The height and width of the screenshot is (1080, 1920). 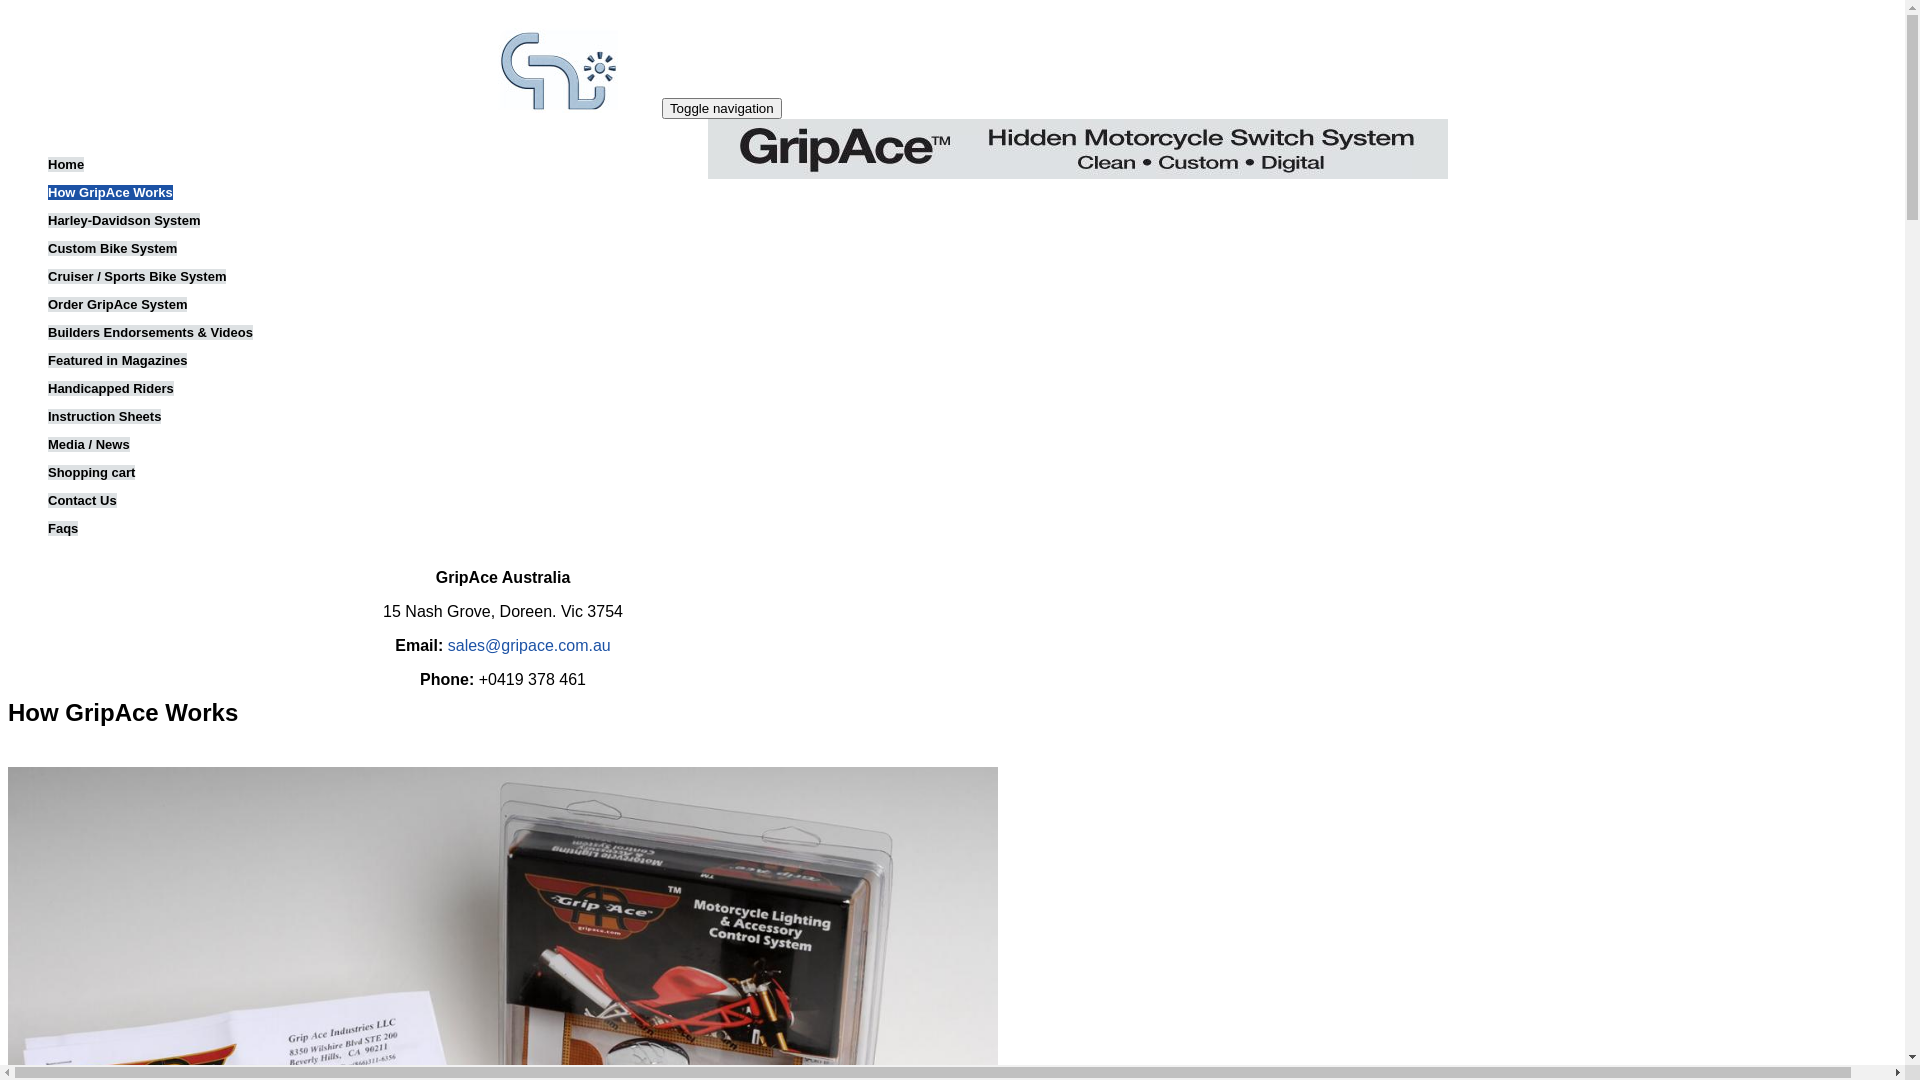 I want to click on 'Featured in Magazines', so click(x=48, y=360).